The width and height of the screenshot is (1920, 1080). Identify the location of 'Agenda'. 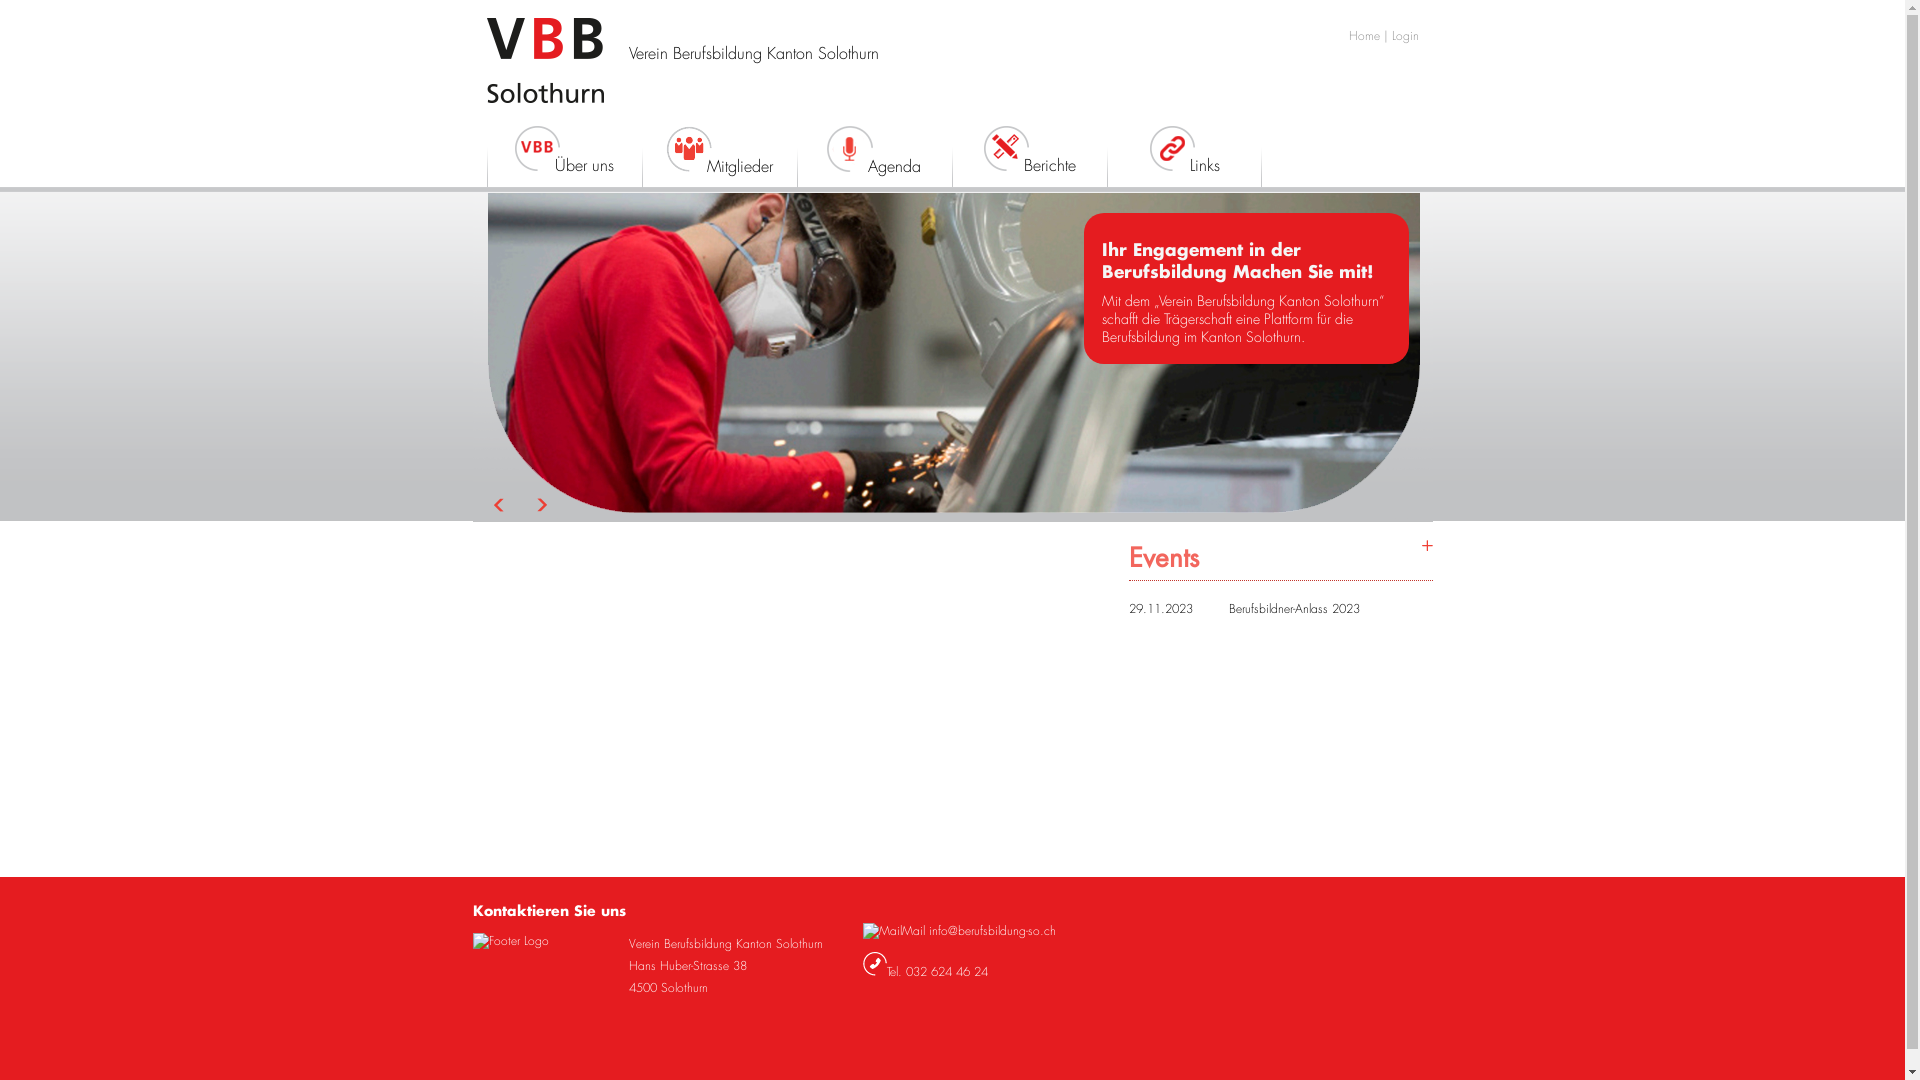
(873, 158).